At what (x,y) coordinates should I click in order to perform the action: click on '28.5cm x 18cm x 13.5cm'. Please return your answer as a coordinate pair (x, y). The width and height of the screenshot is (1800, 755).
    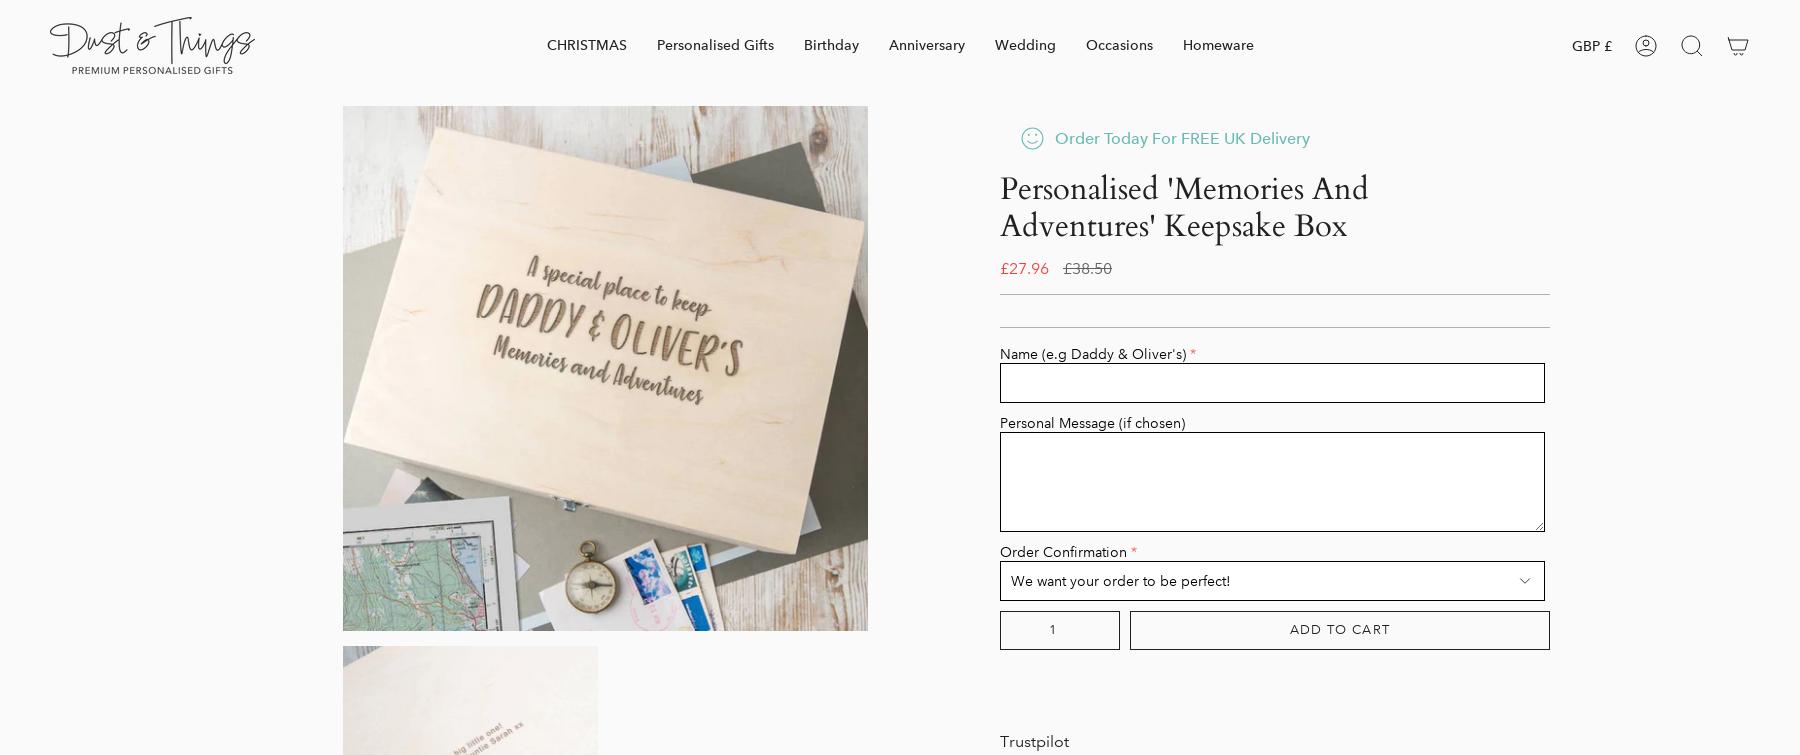
    Looking at the image, I should click on (999, 166).